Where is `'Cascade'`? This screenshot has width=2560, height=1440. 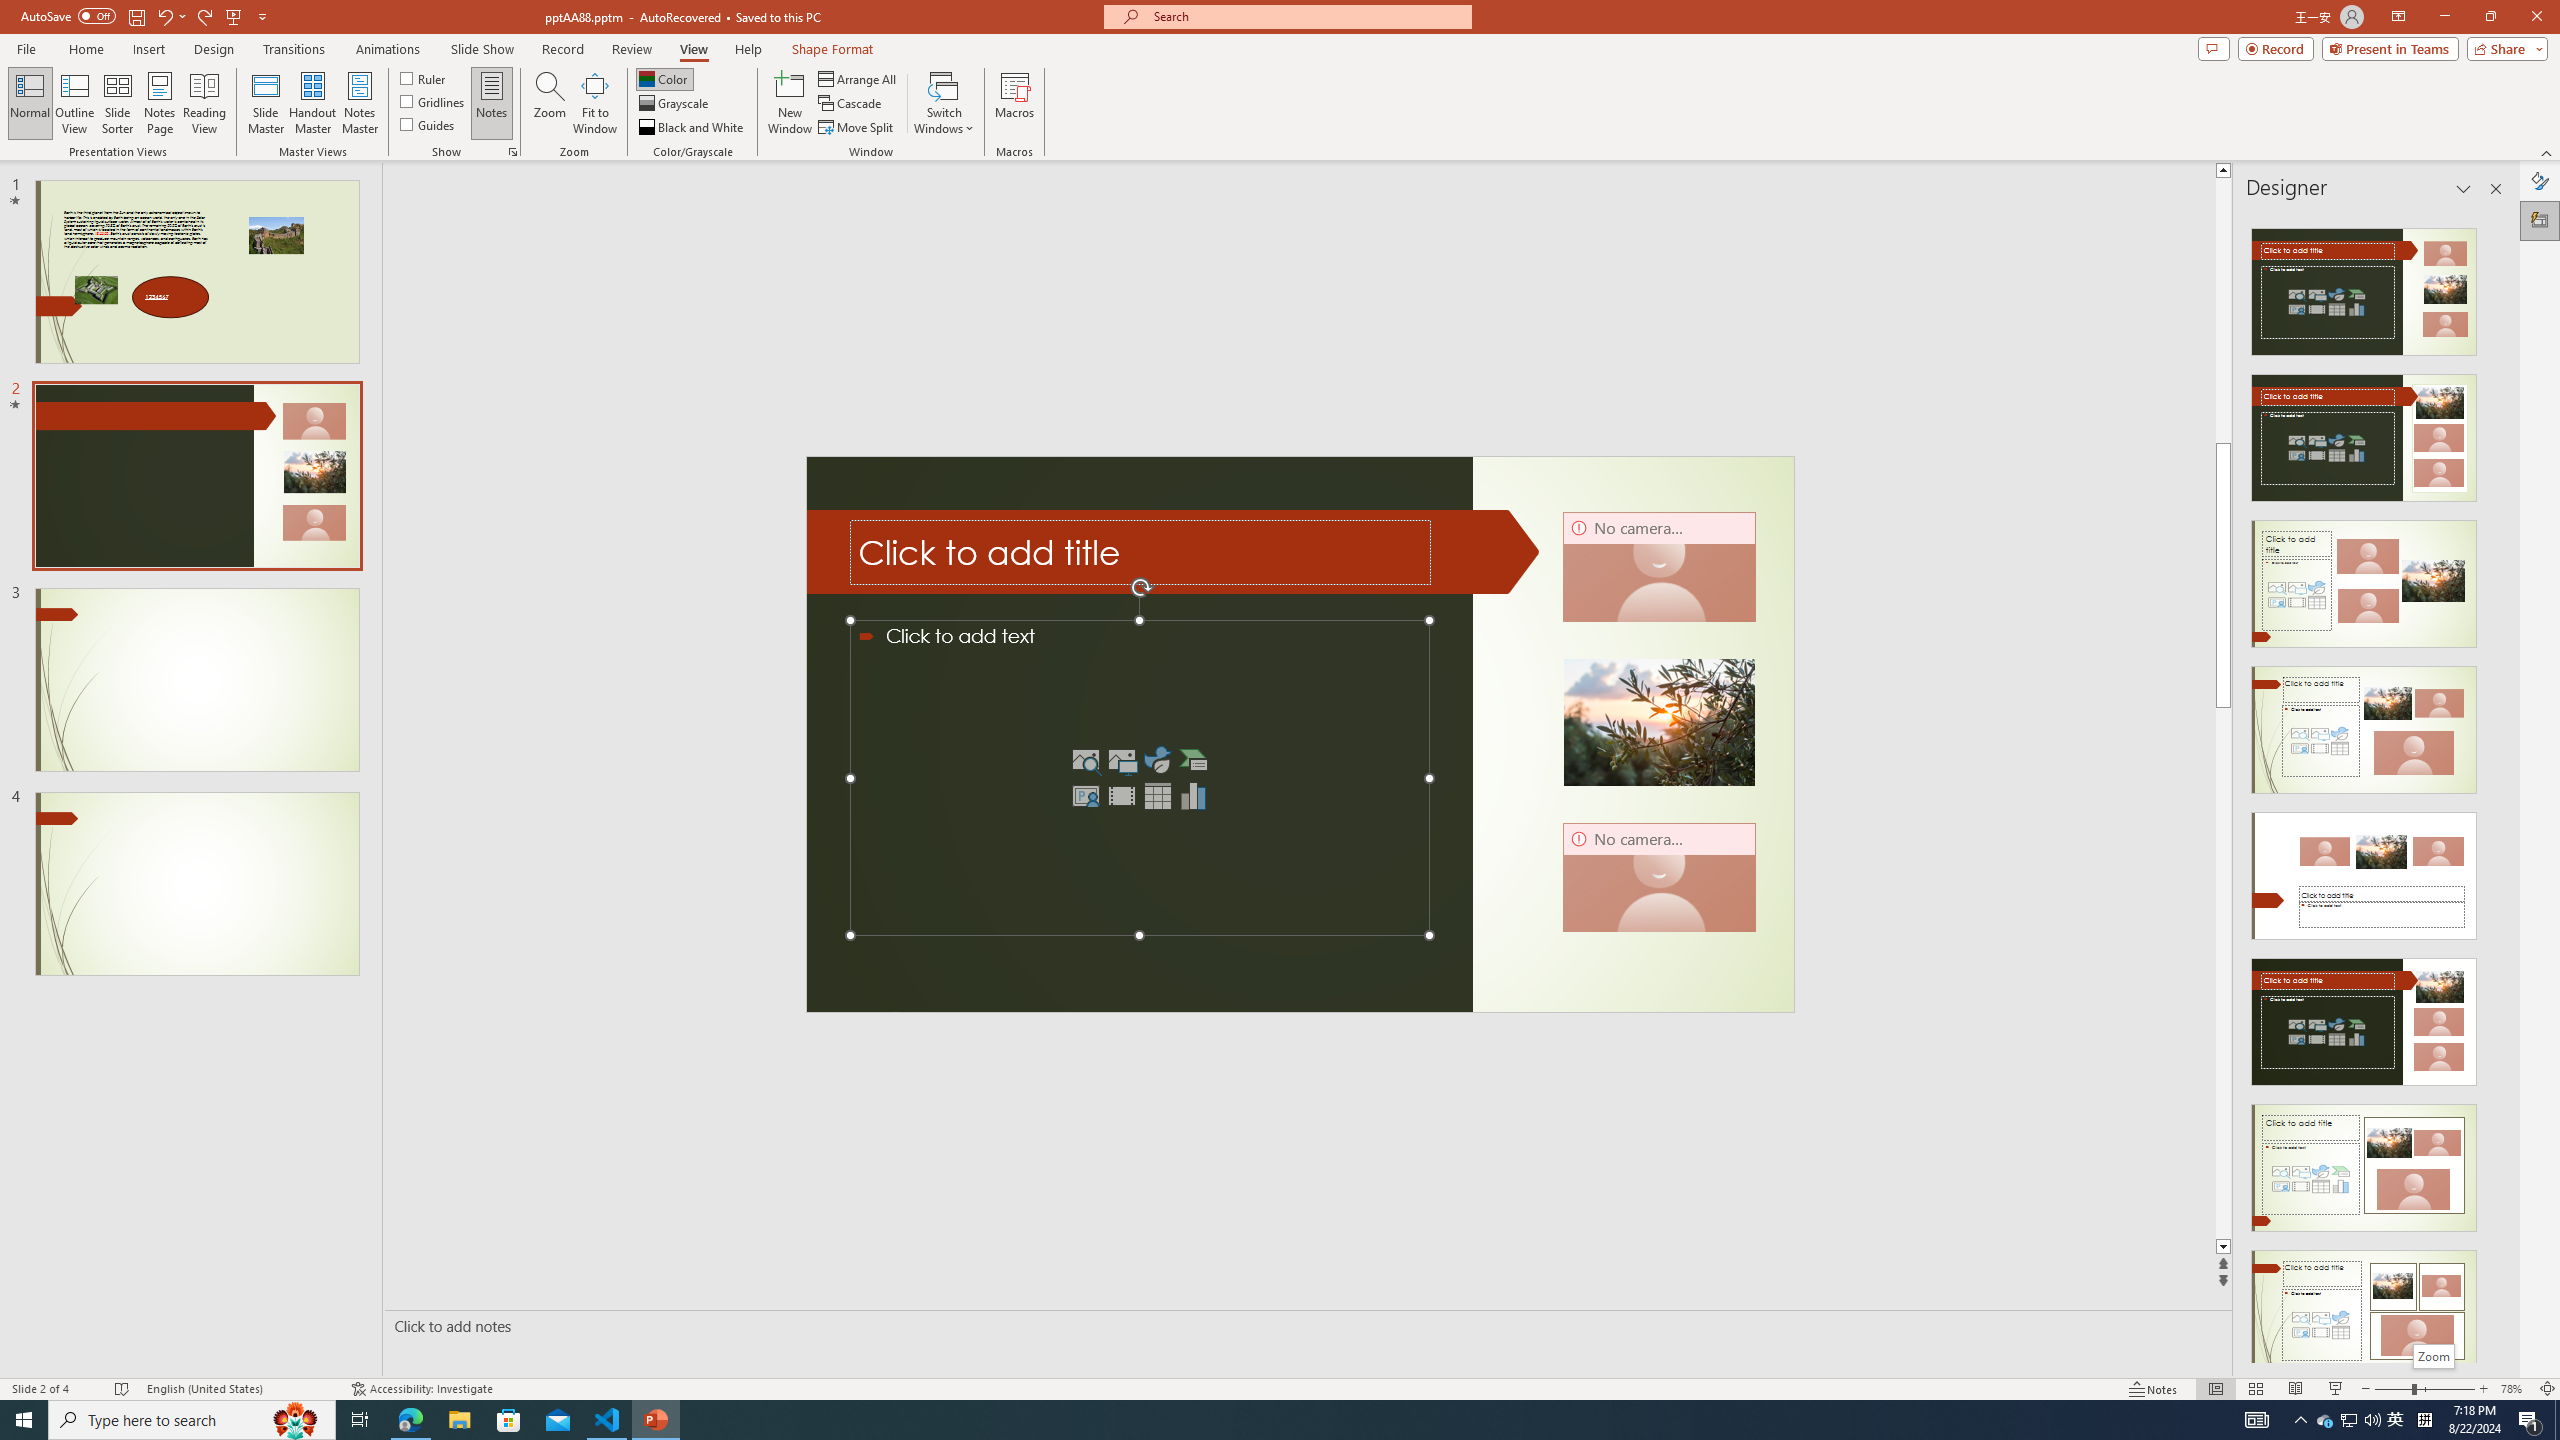 'Cascade' is located at coordinates (851, 103).